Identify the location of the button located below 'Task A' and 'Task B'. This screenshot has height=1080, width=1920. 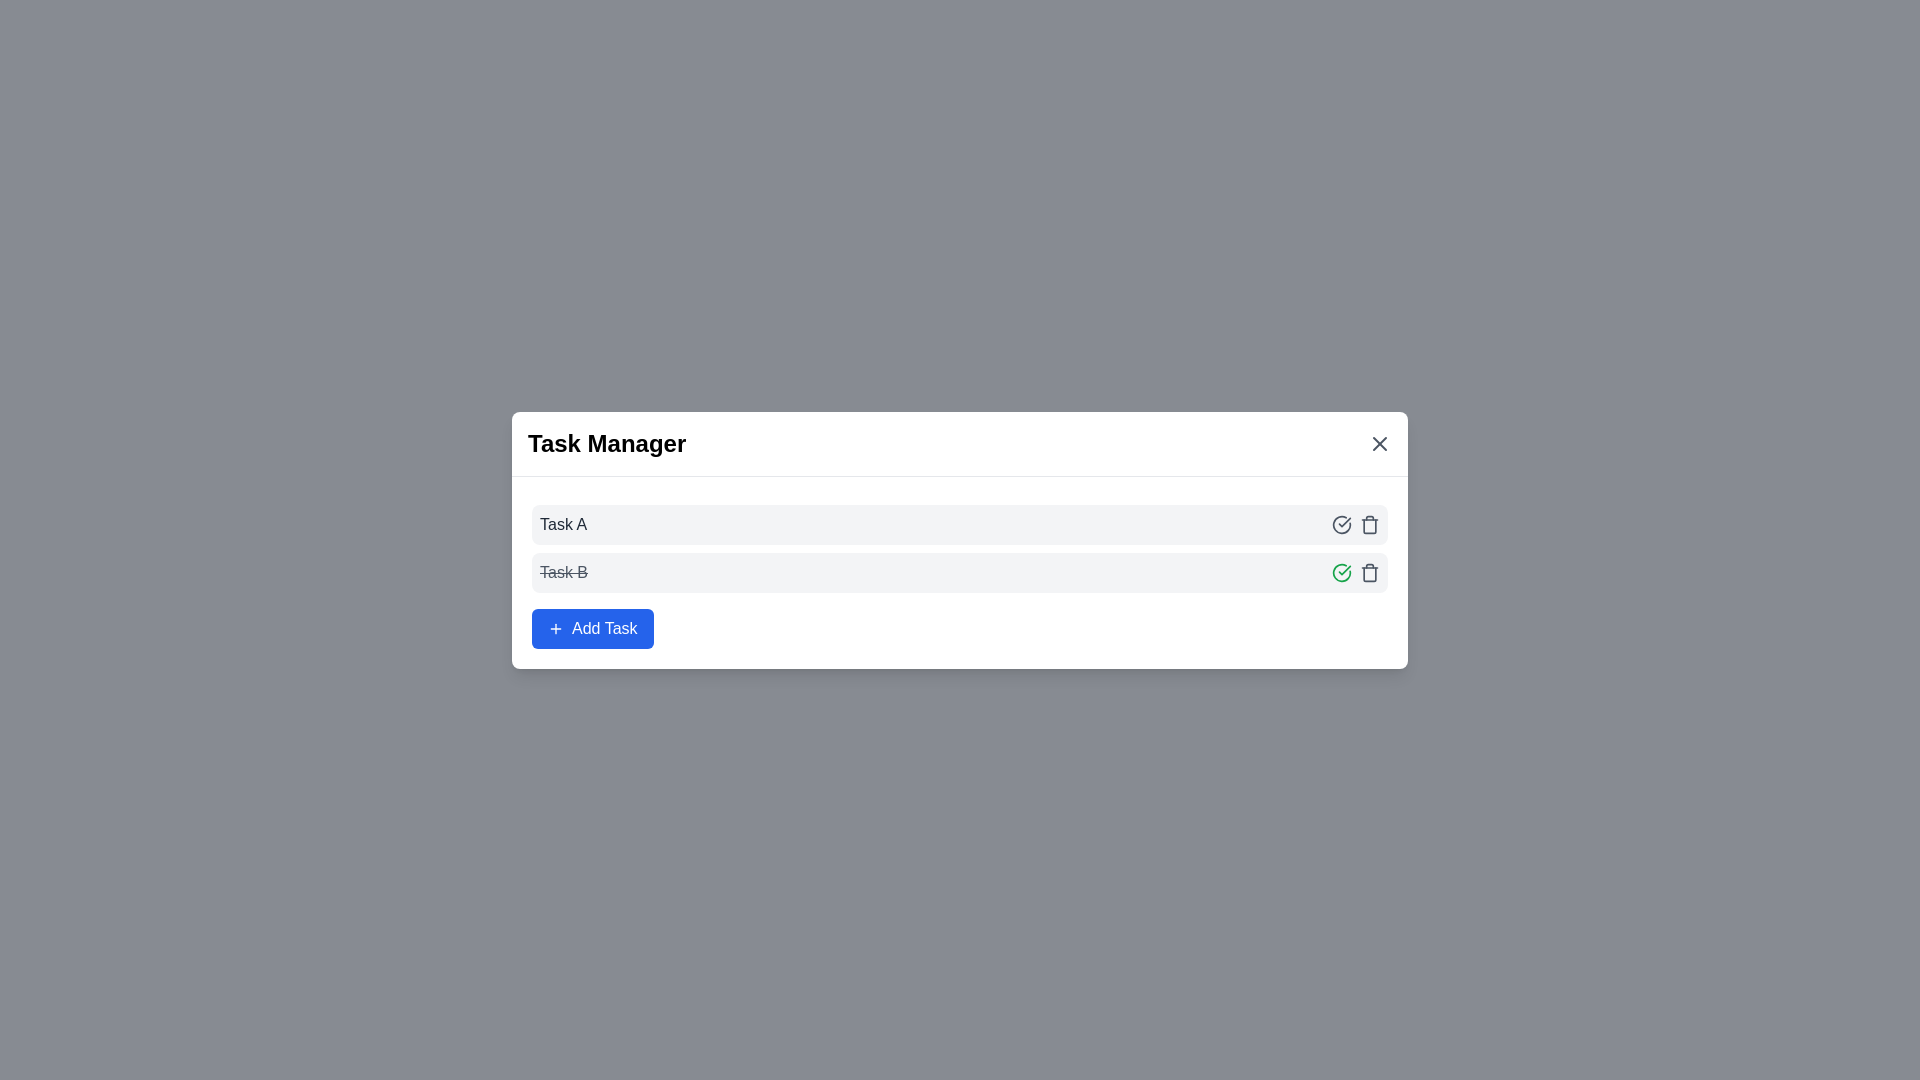
(591, 627).